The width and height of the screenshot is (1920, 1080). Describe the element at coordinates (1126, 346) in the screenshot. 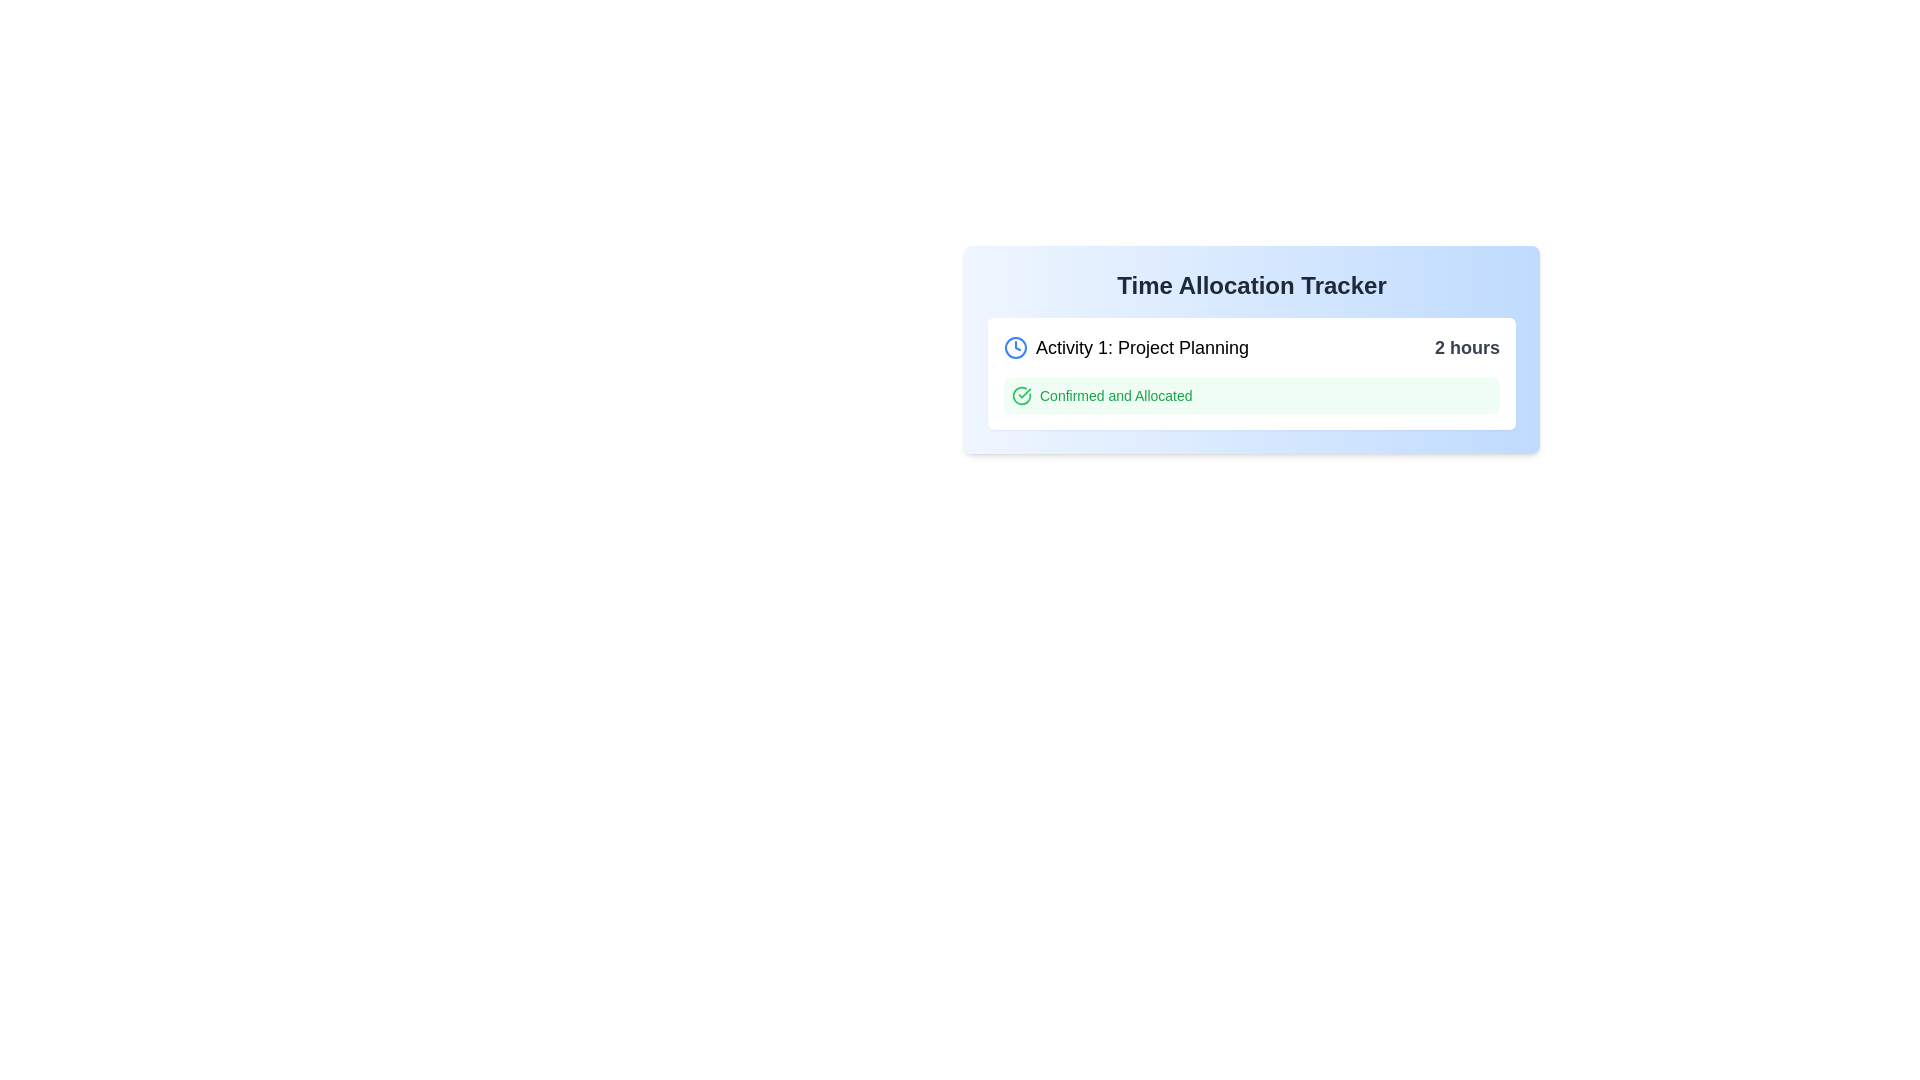

I see `the text label displaying 'Activity 1: Project Planning' with a clock icon, which is styled in medium modern font and aligned horizontally next to the icon` at that location.